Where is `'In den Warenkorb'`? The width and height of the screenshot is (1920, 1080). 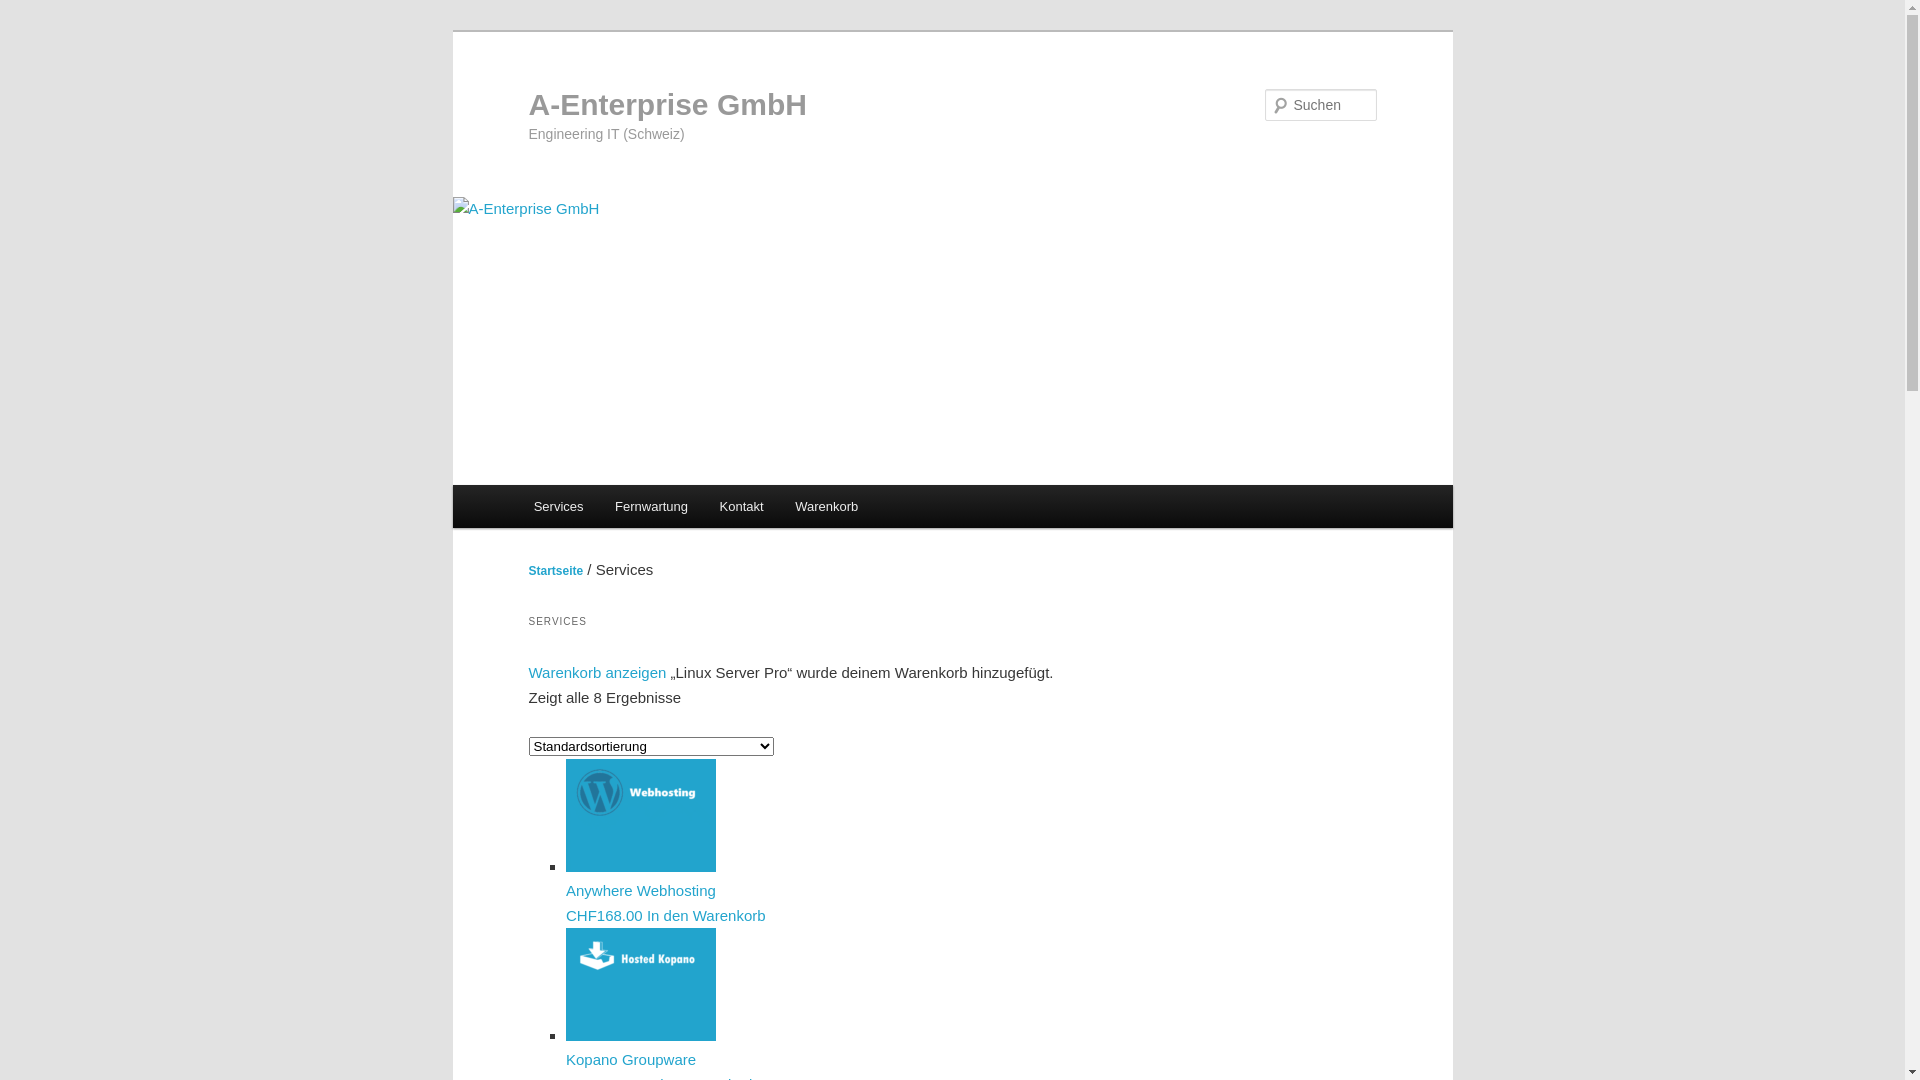 'In den Warenkorb' is located at coordinates (706, 914).